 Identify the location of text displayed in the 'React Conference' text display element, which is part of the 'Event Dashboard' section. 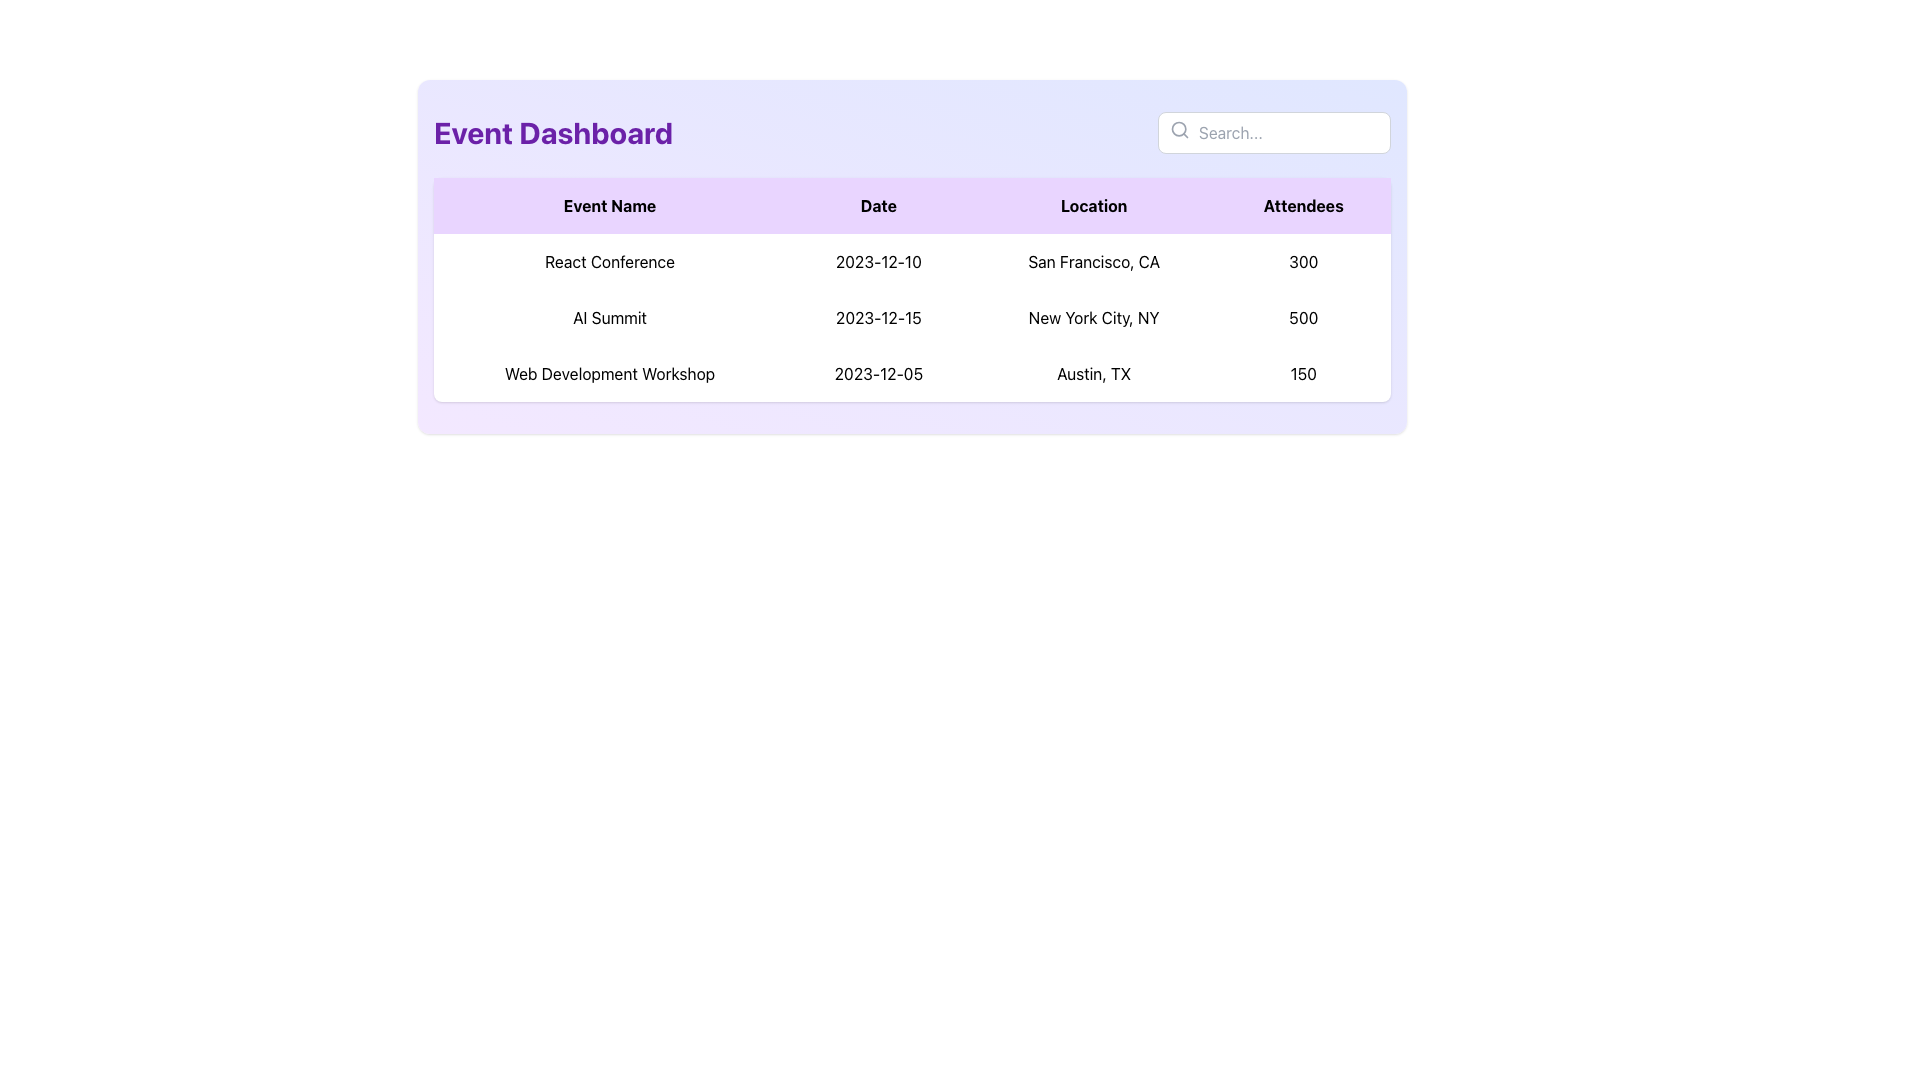
(608, 261).